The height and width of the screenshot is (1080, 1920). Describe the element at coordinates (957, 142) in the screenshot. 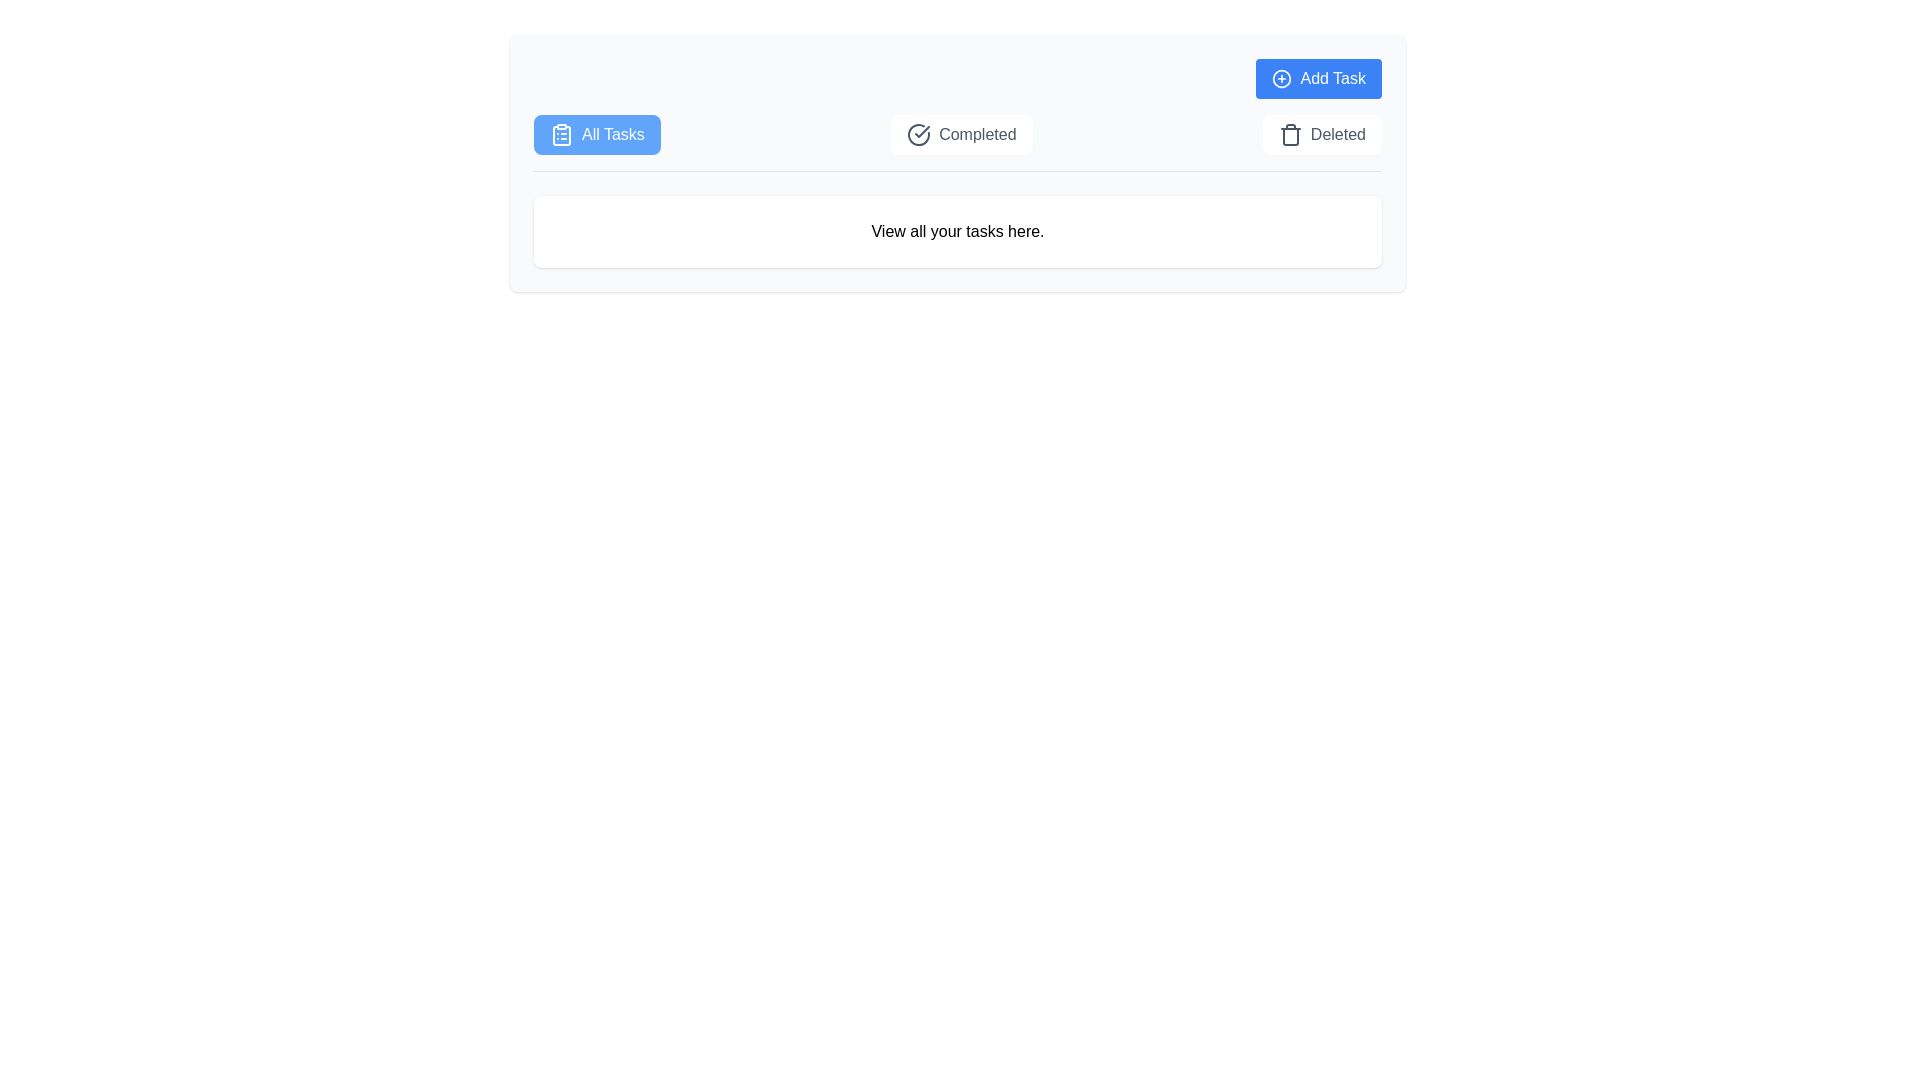

I see `the 'Completed' button located in the navigation bar to filter` at that location.